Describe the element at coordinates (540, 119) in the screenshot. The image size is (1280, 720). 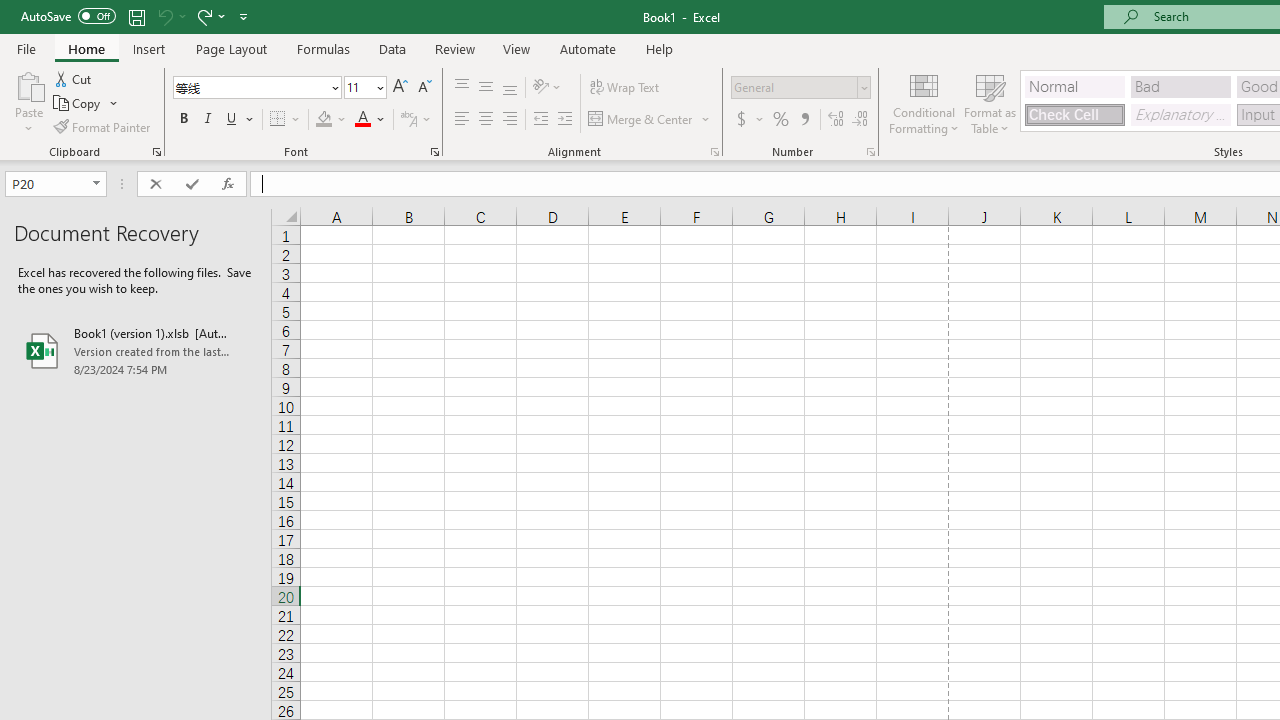
I see `'Decrease Indent'` at that location.